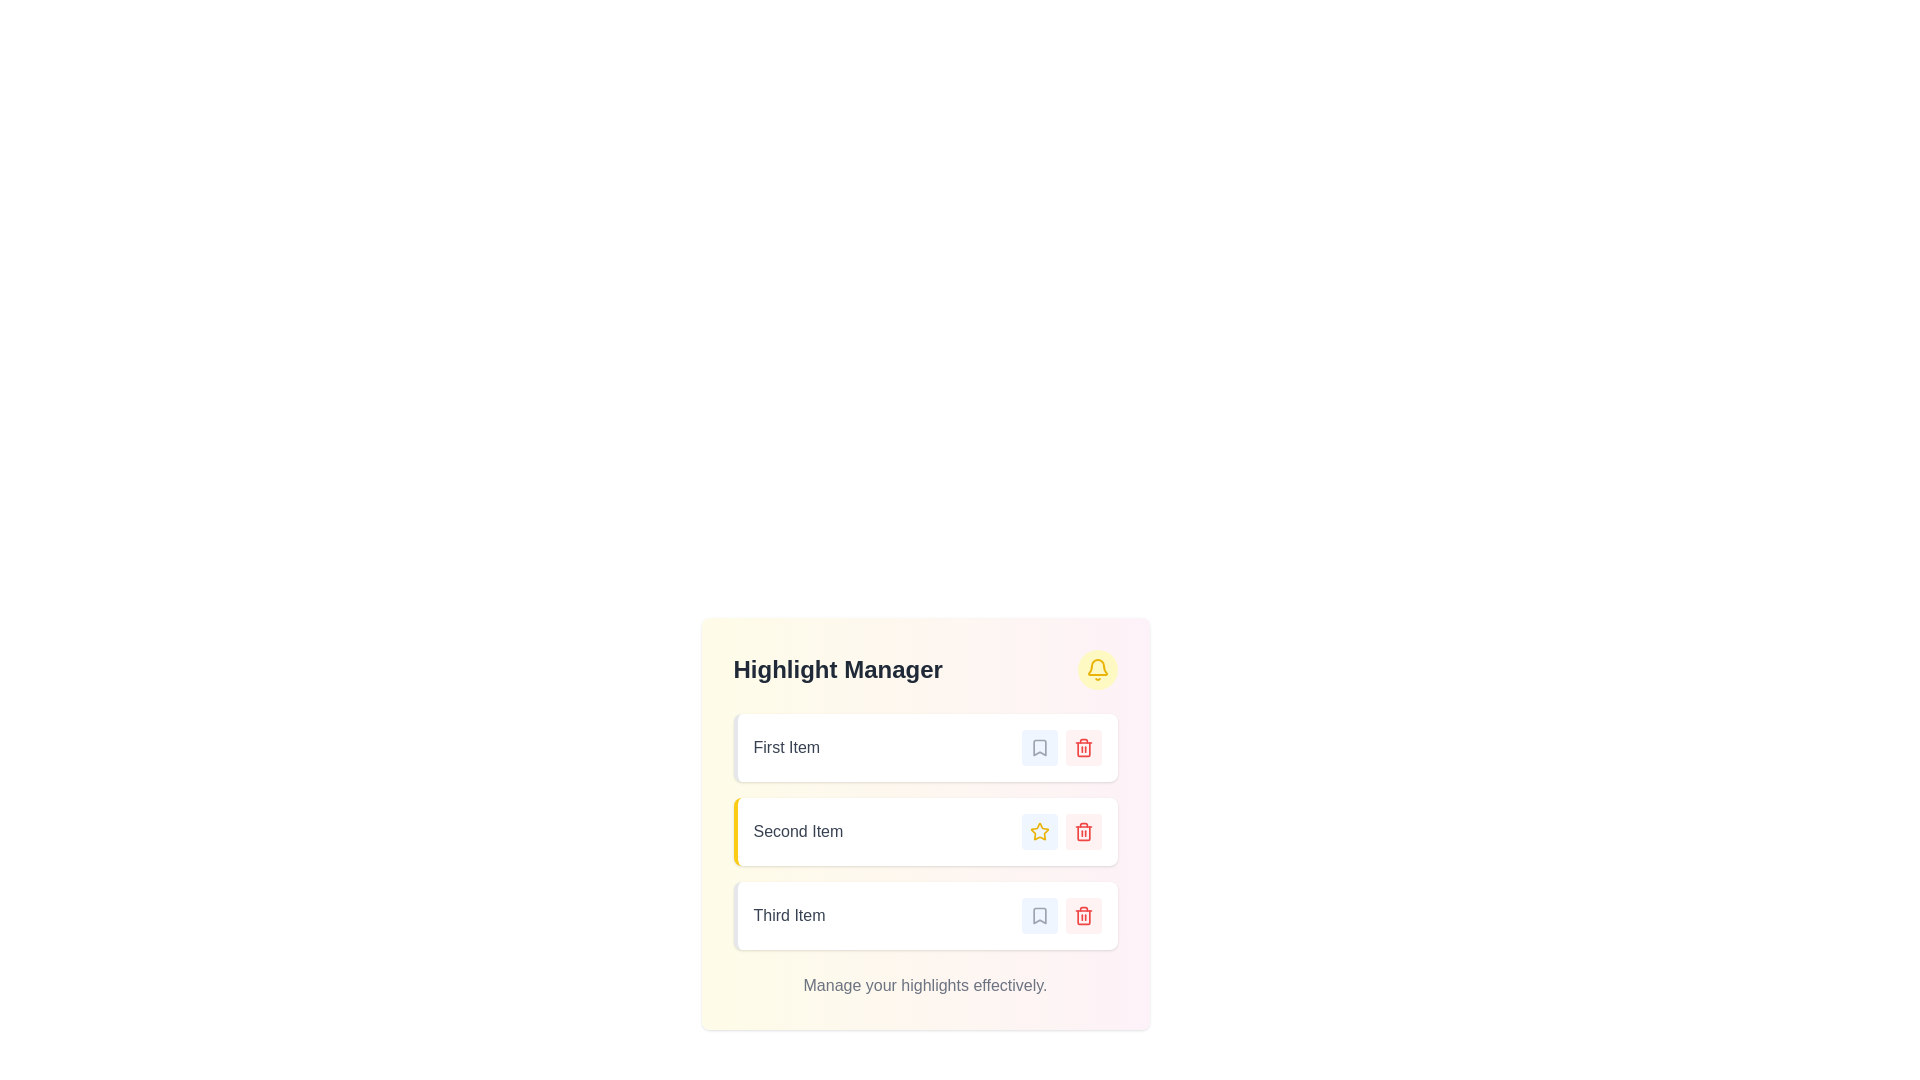  Describe the element at coordinates (1038, 830) in the screenshot. I see `the star-shaped icon with yellow outlines located to the right of the text 'Second Item' in the second row of the 'Highlight Manager' module` at that location.